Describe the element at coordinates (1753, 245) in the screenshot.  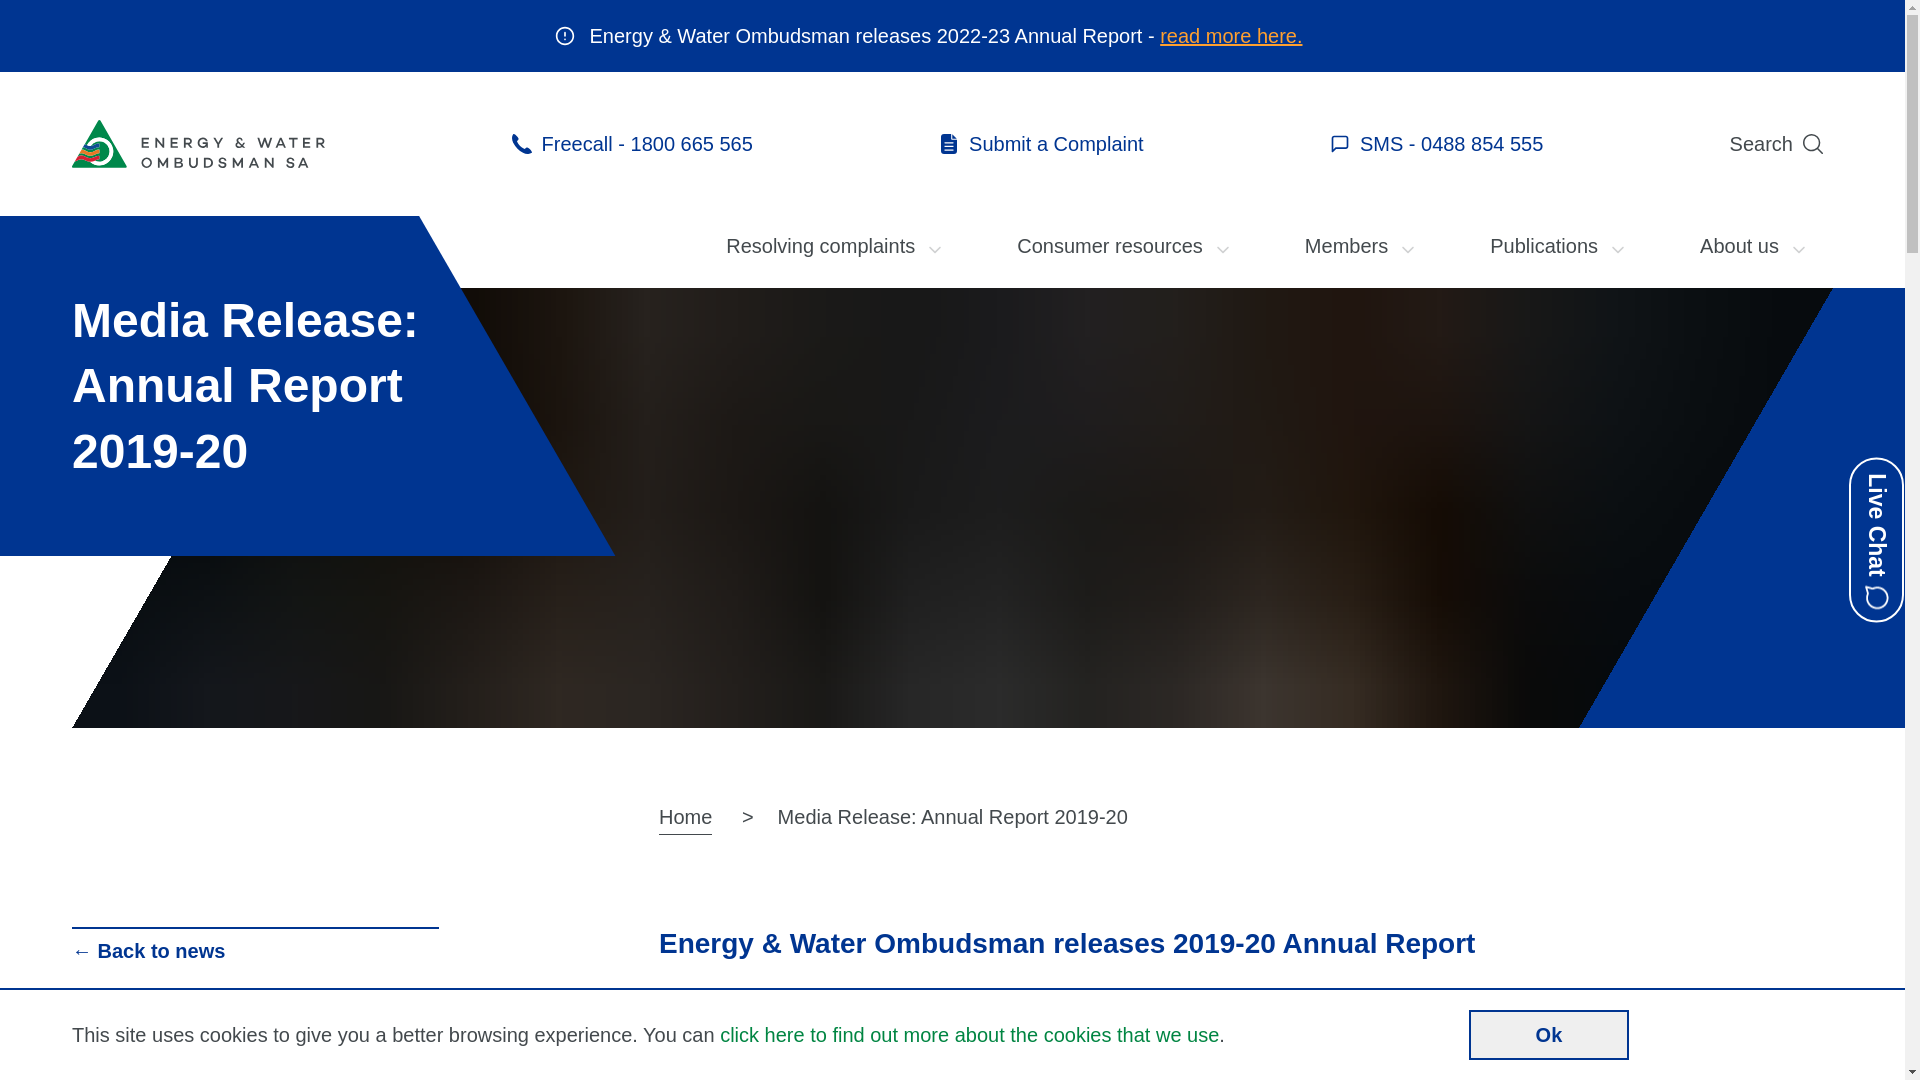
I see `'About us'` at that location.